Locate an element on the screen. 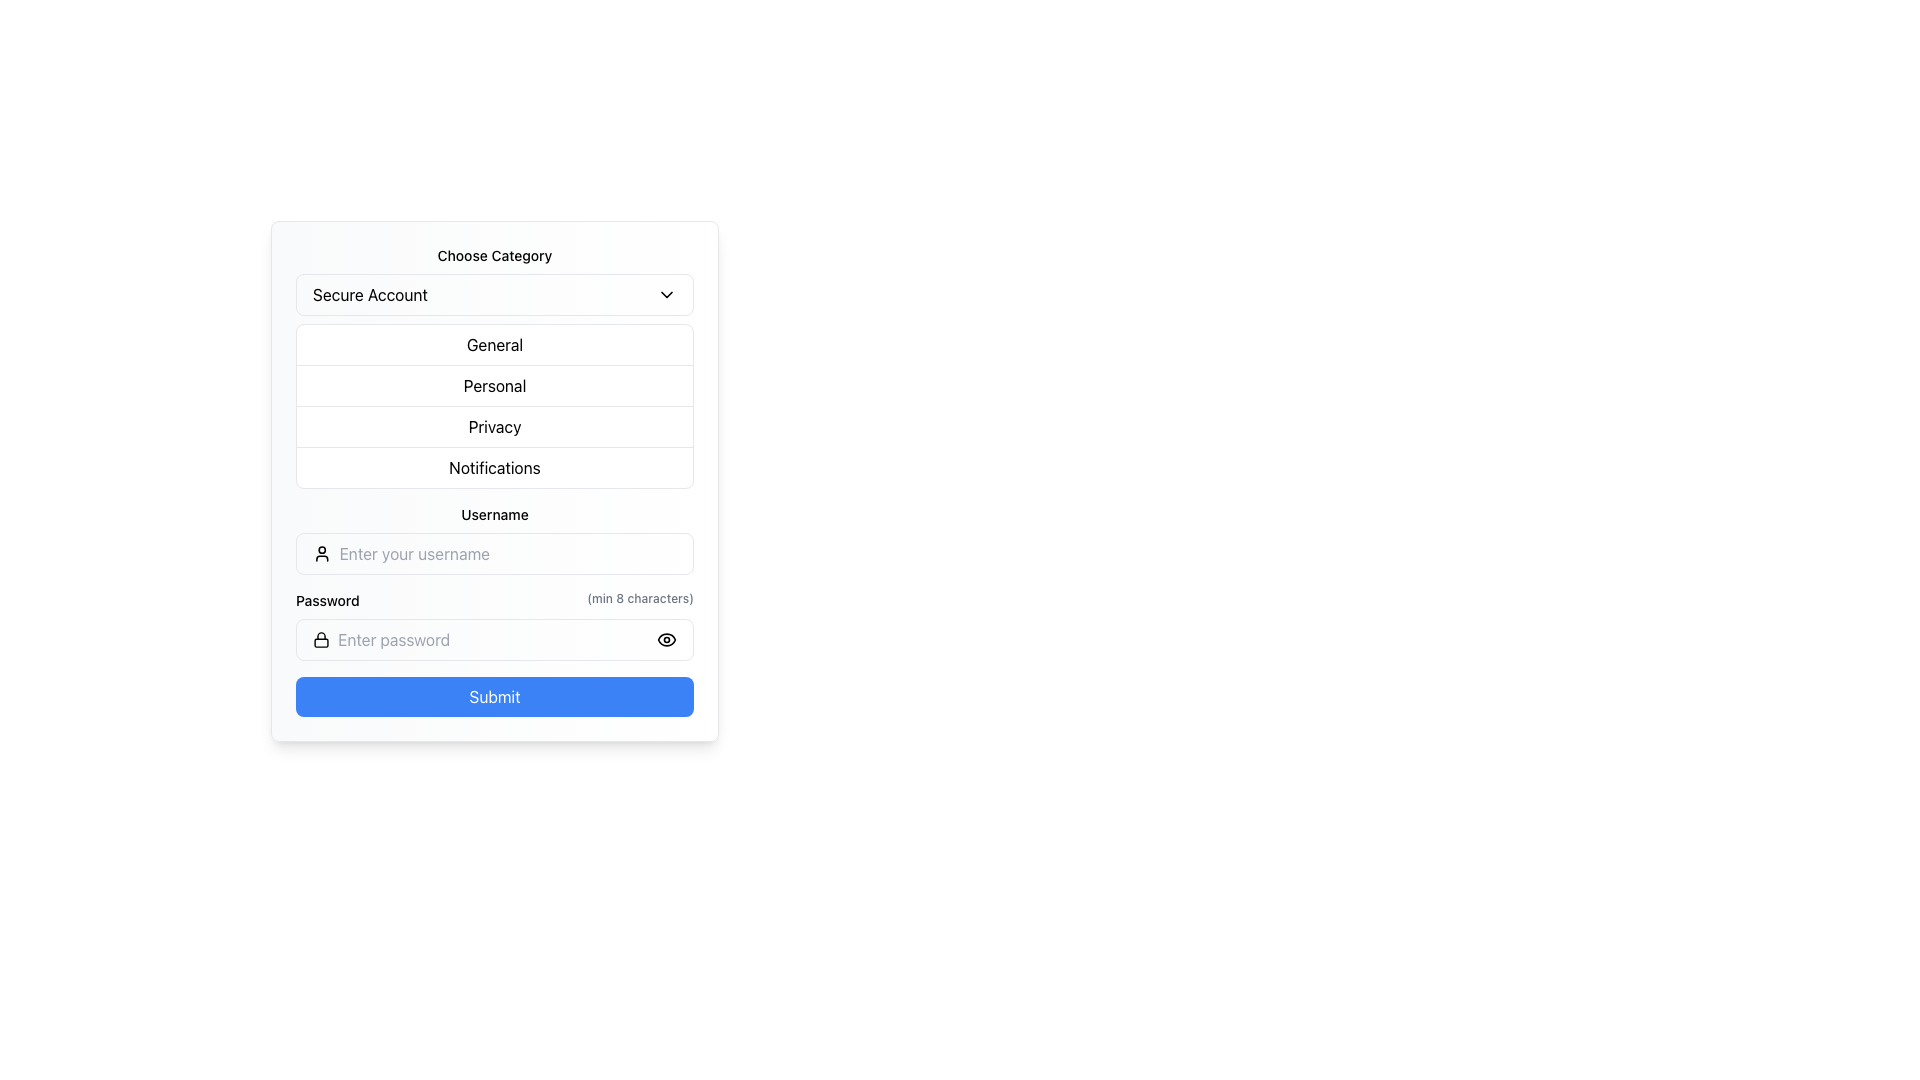 The height and width of the screenshot is (1080, 1920). the 'Secure Account' Dropdown Trigger located near the top of the form is located at coordinates (494, 294).